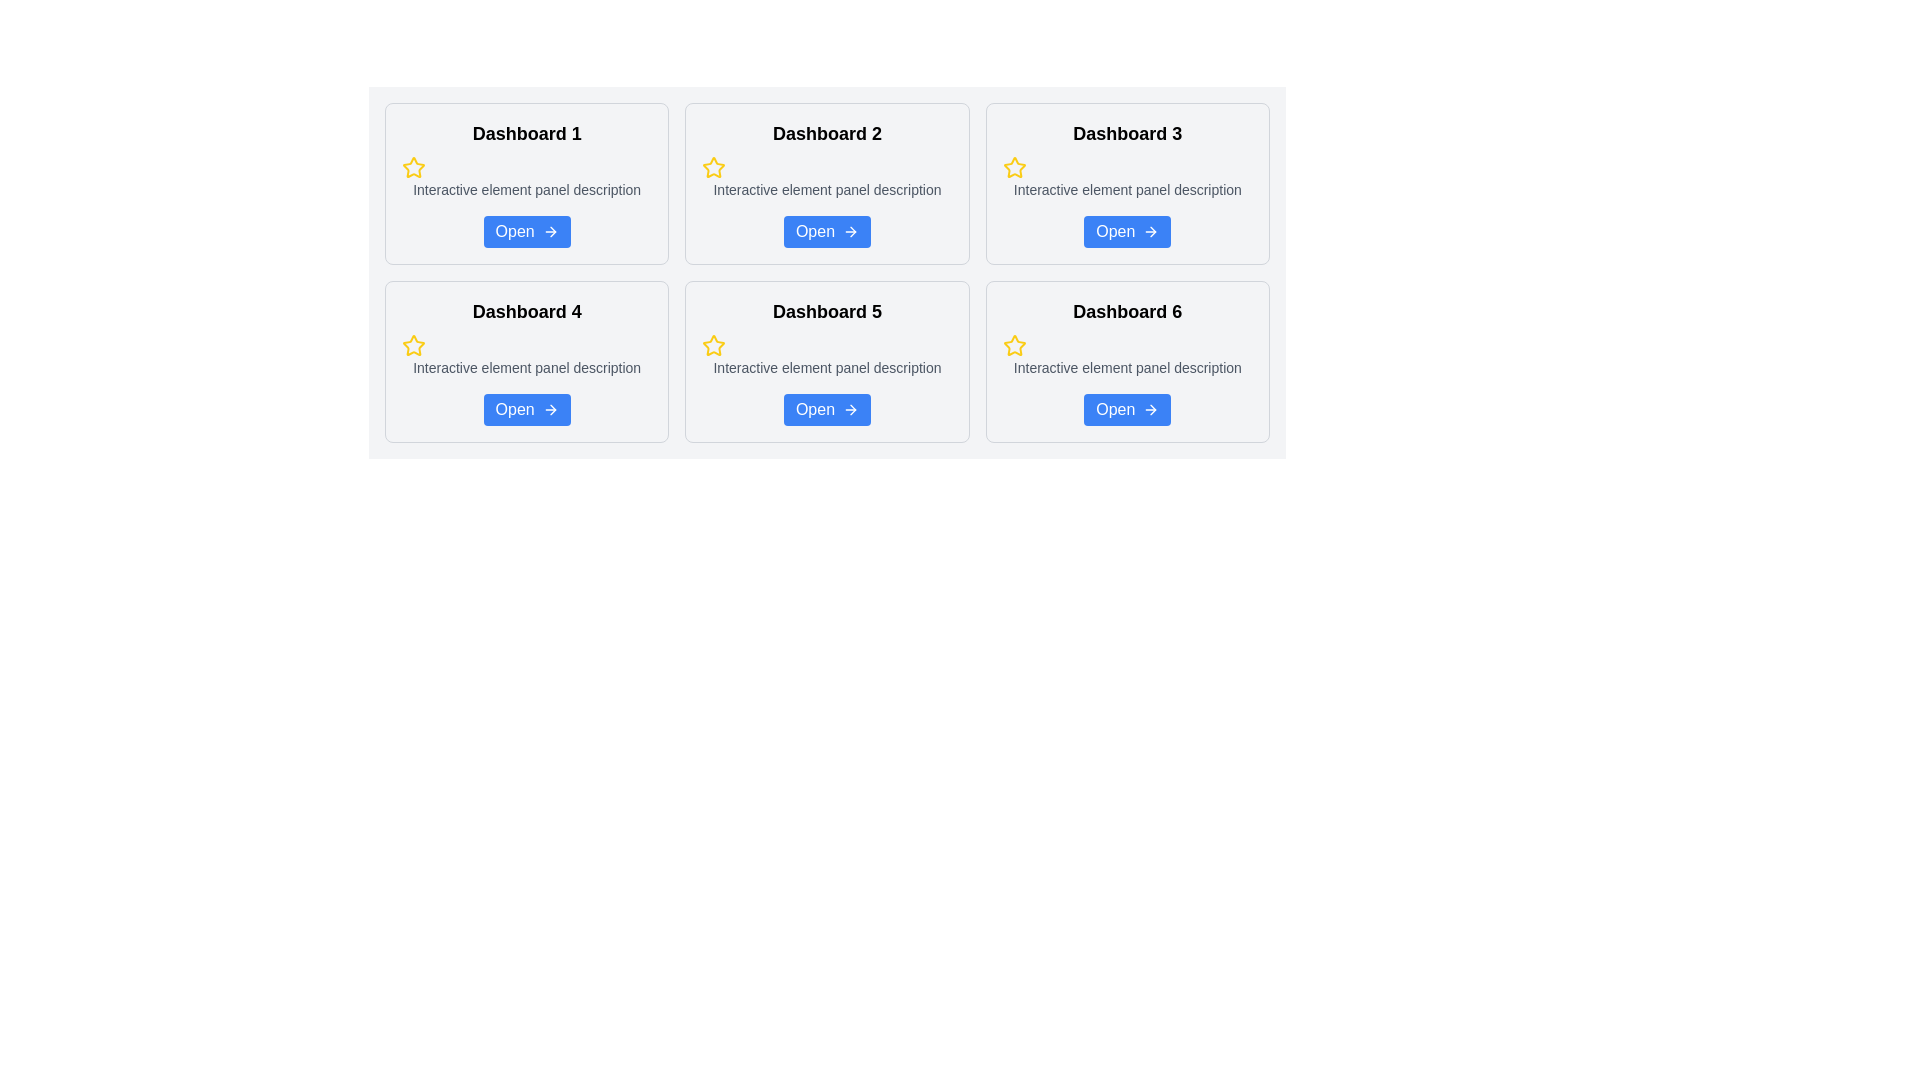 Image resolution: width=1920 pixels, height=1080 pixels. What do you see at coordinates (1151, 230) in the screenshot?
I see `the SVG Icon located within the 'Open' button in the third card of the top row in a grid layout, positioned to the right of the text 'Open'` at bounding box center [1151, 230].